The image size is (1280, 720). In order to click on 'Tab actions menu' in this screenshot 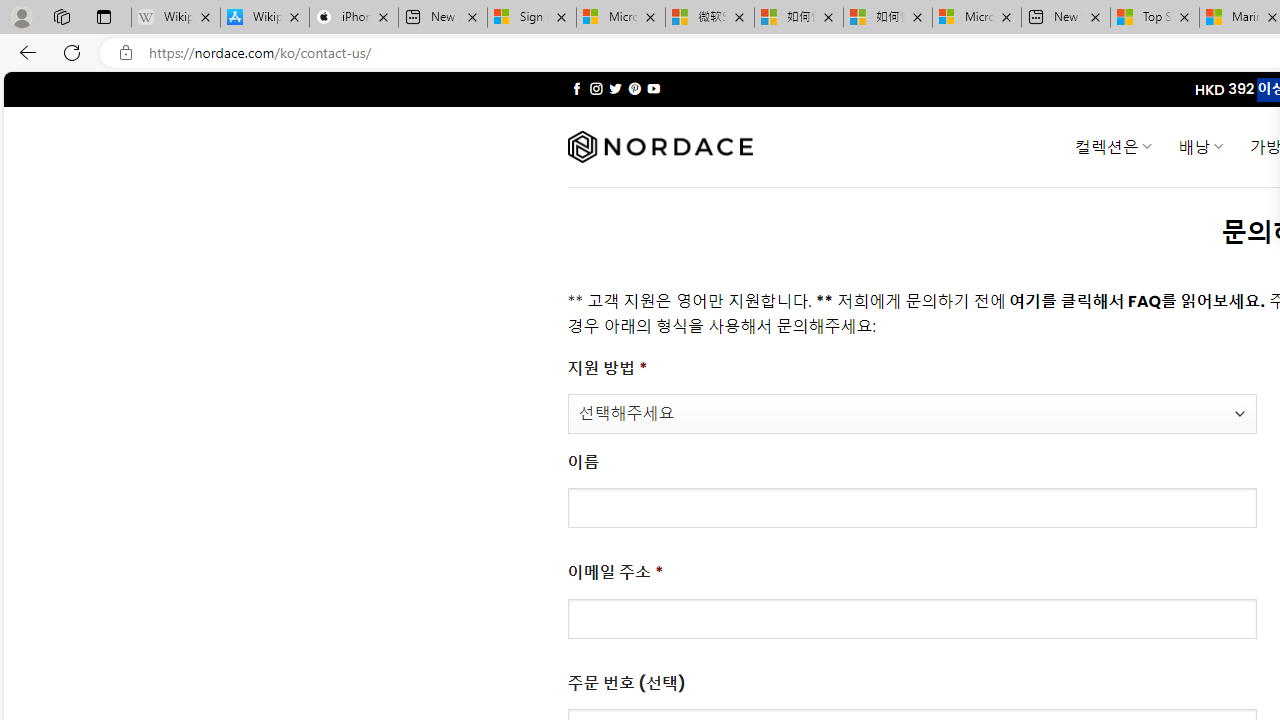, I will do `click(103, 16)`.